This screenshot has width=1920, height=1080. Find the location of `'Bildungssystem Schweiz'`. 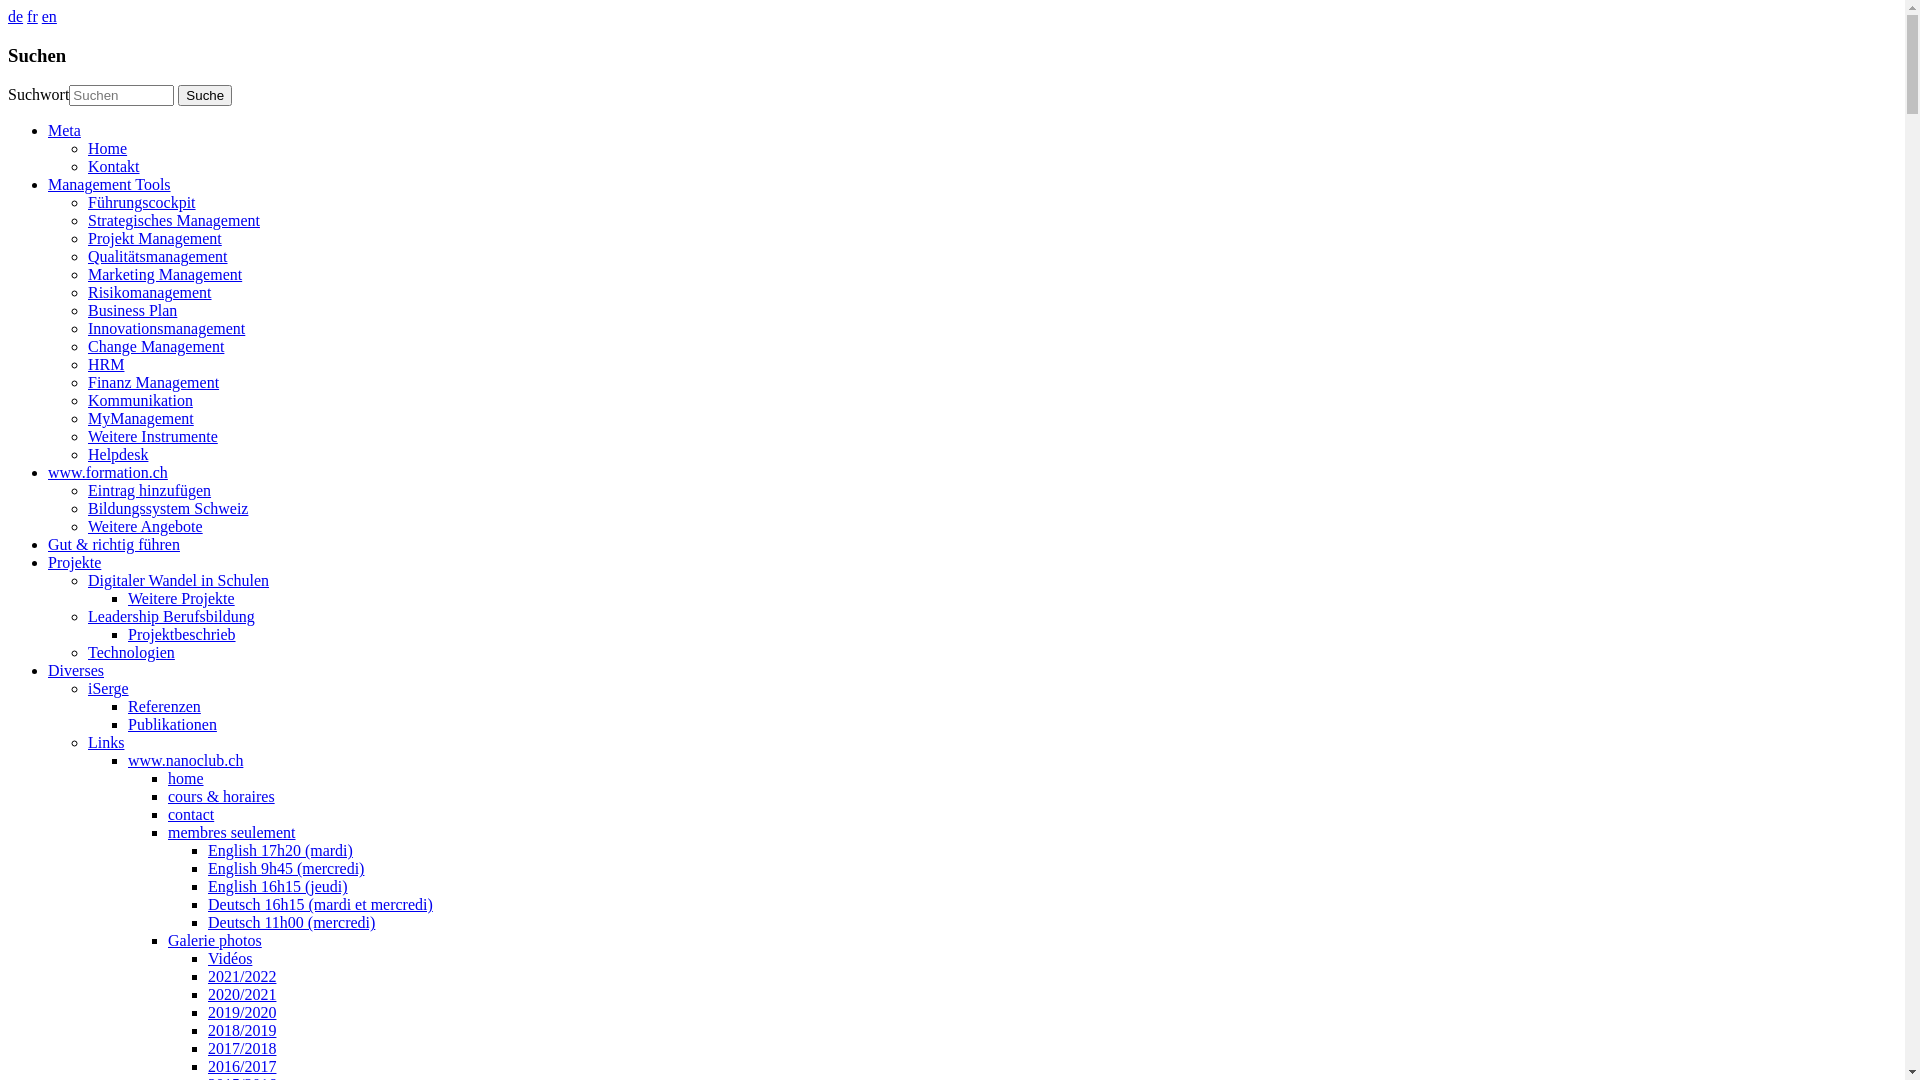

'Bildungssystem Schweiz' is located at coordinates (86, 507).